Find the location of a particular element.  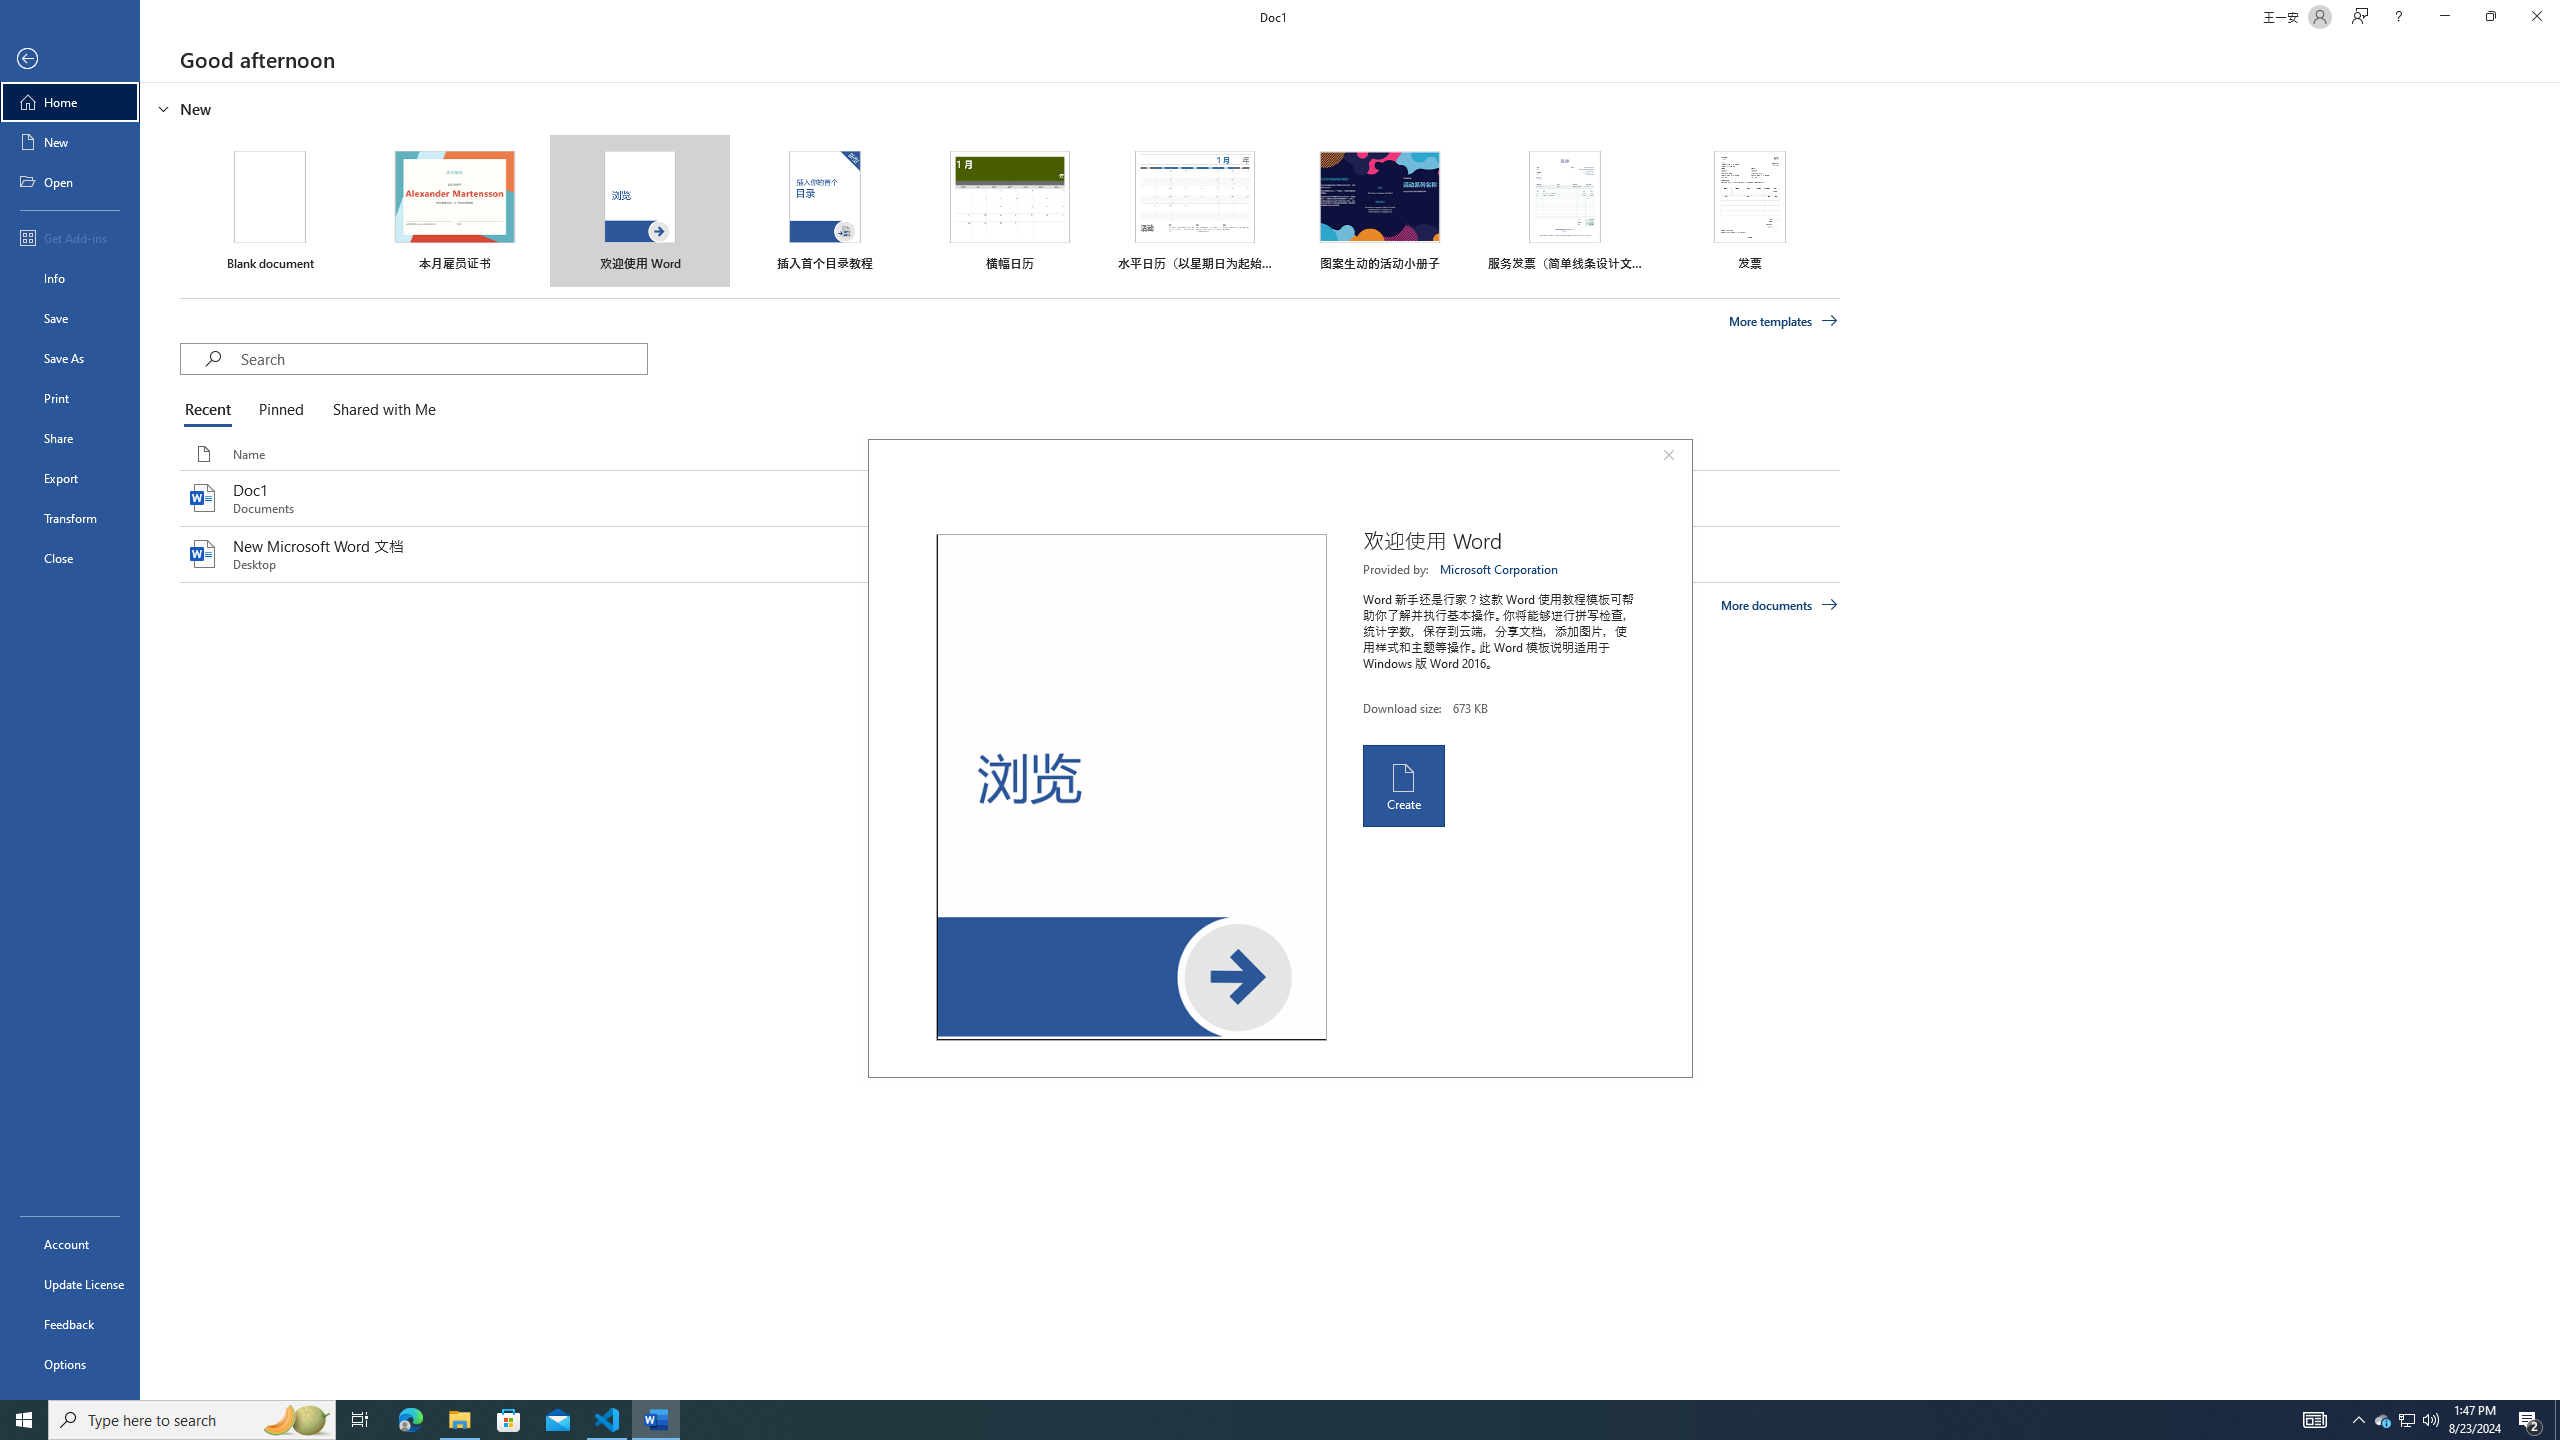

'Options' is located at coordinates (69, 1363).